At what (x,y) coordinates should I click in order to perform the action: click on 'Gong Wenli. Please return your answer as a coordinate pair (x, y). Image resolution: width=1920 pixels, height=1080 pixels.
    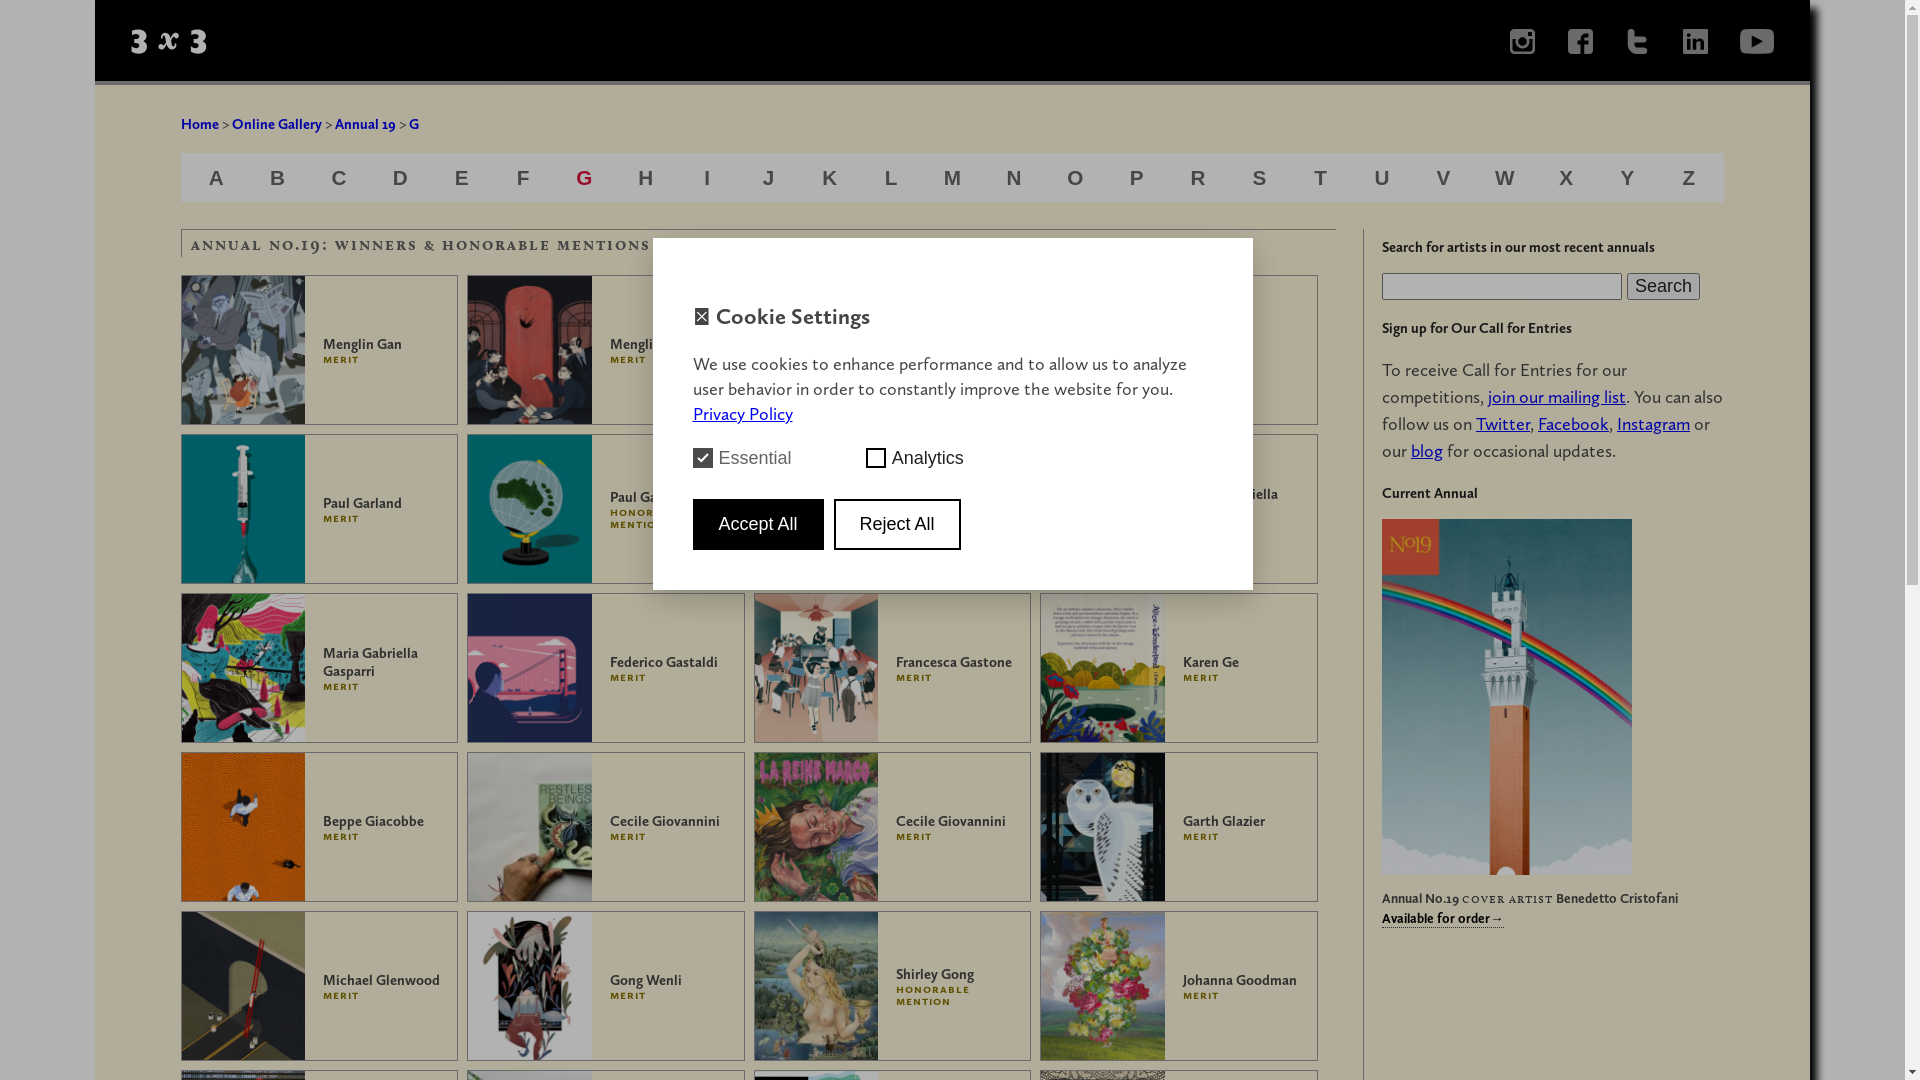
    Looking at the image, I should click on (604, 985).